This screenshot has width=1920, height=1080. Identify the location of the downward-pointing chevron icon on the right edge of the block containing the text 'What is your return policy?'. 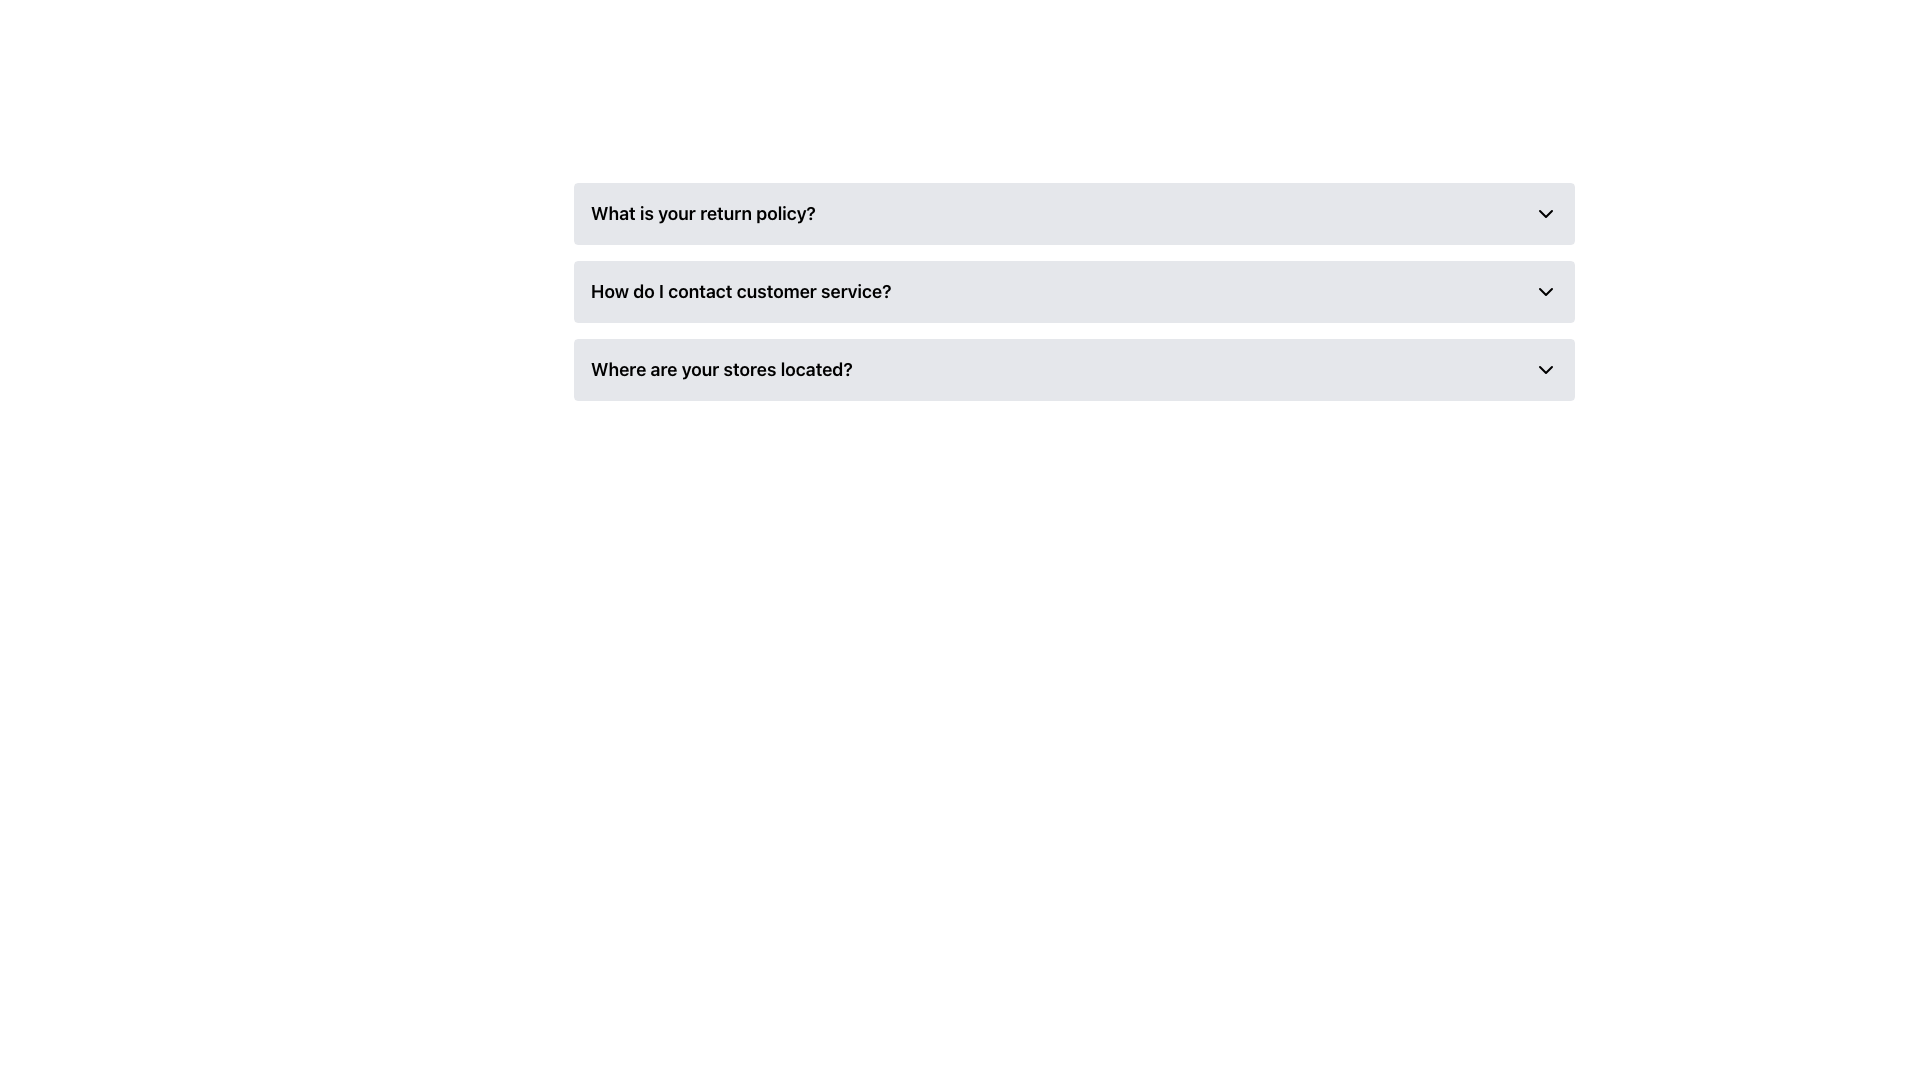
(1544, 213).